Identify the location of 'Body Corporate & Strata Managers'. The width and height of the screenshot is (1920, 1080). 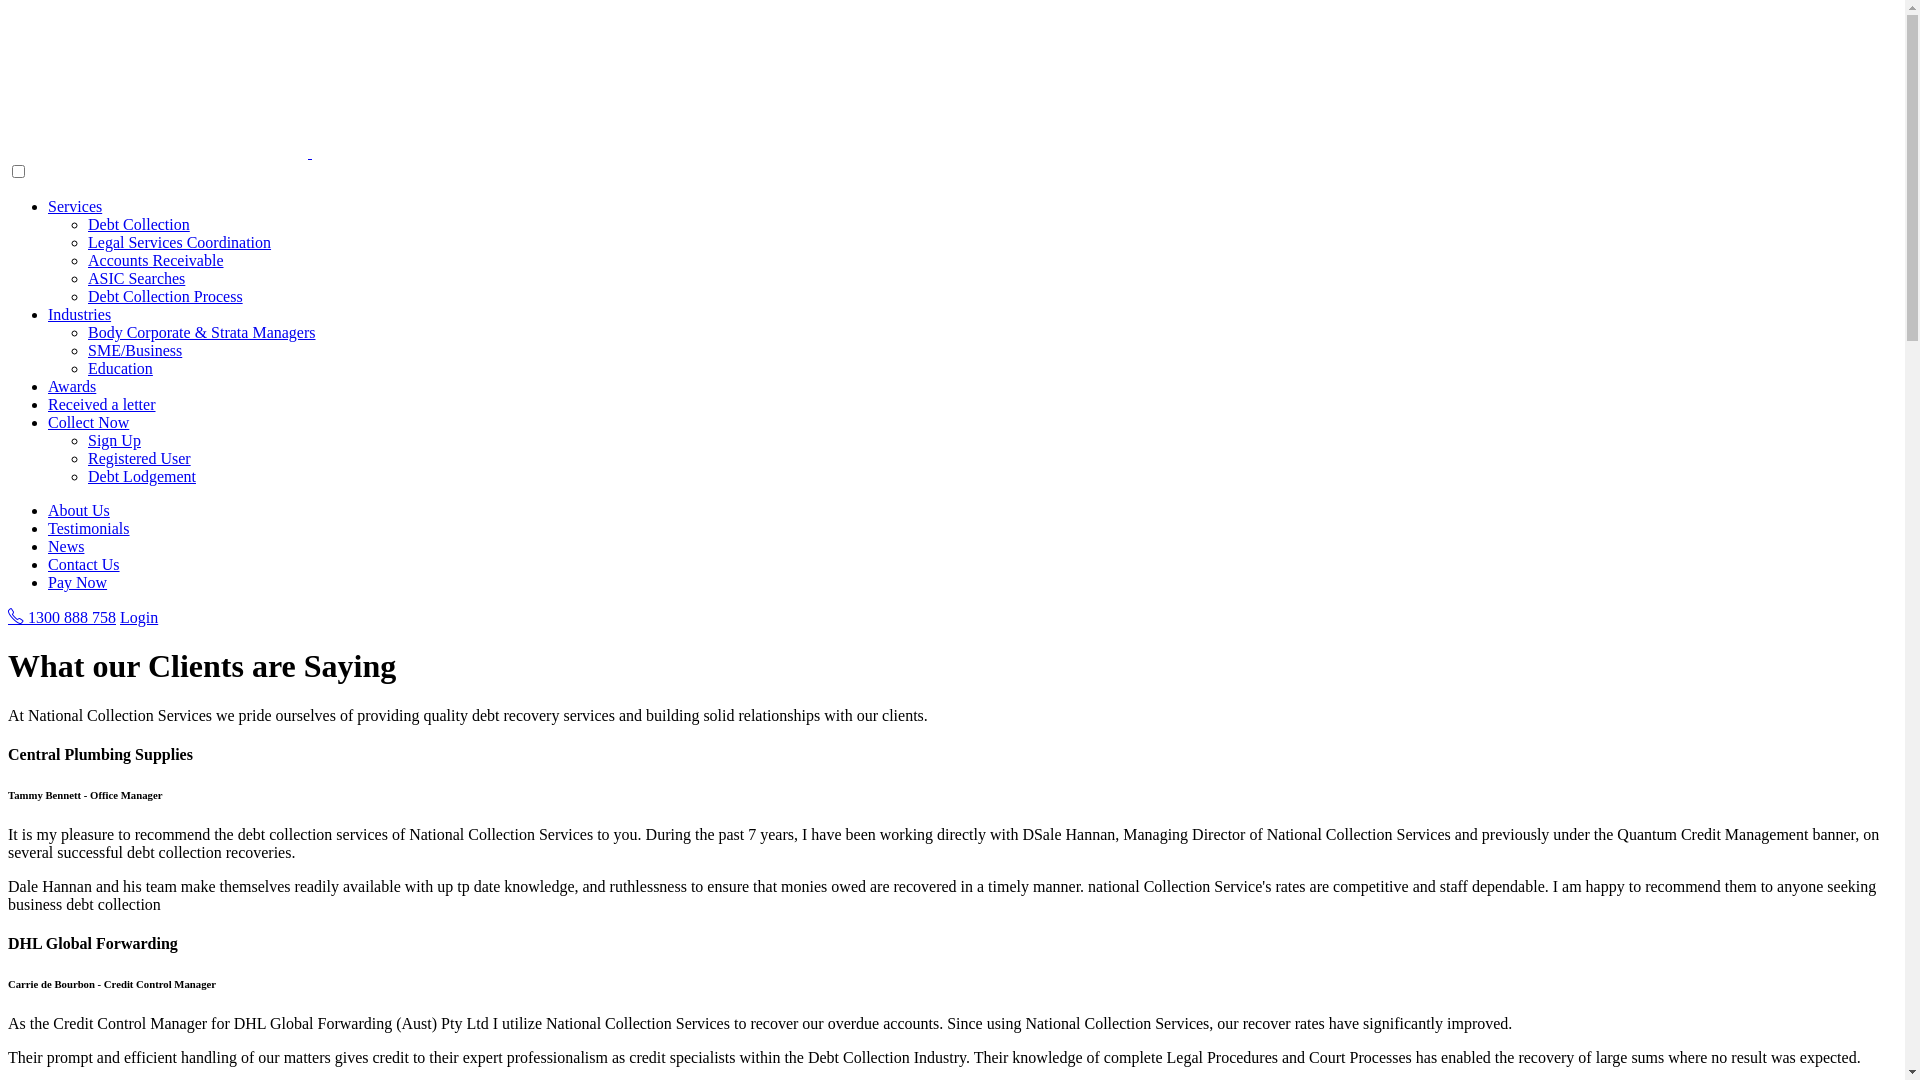
(201, 331).